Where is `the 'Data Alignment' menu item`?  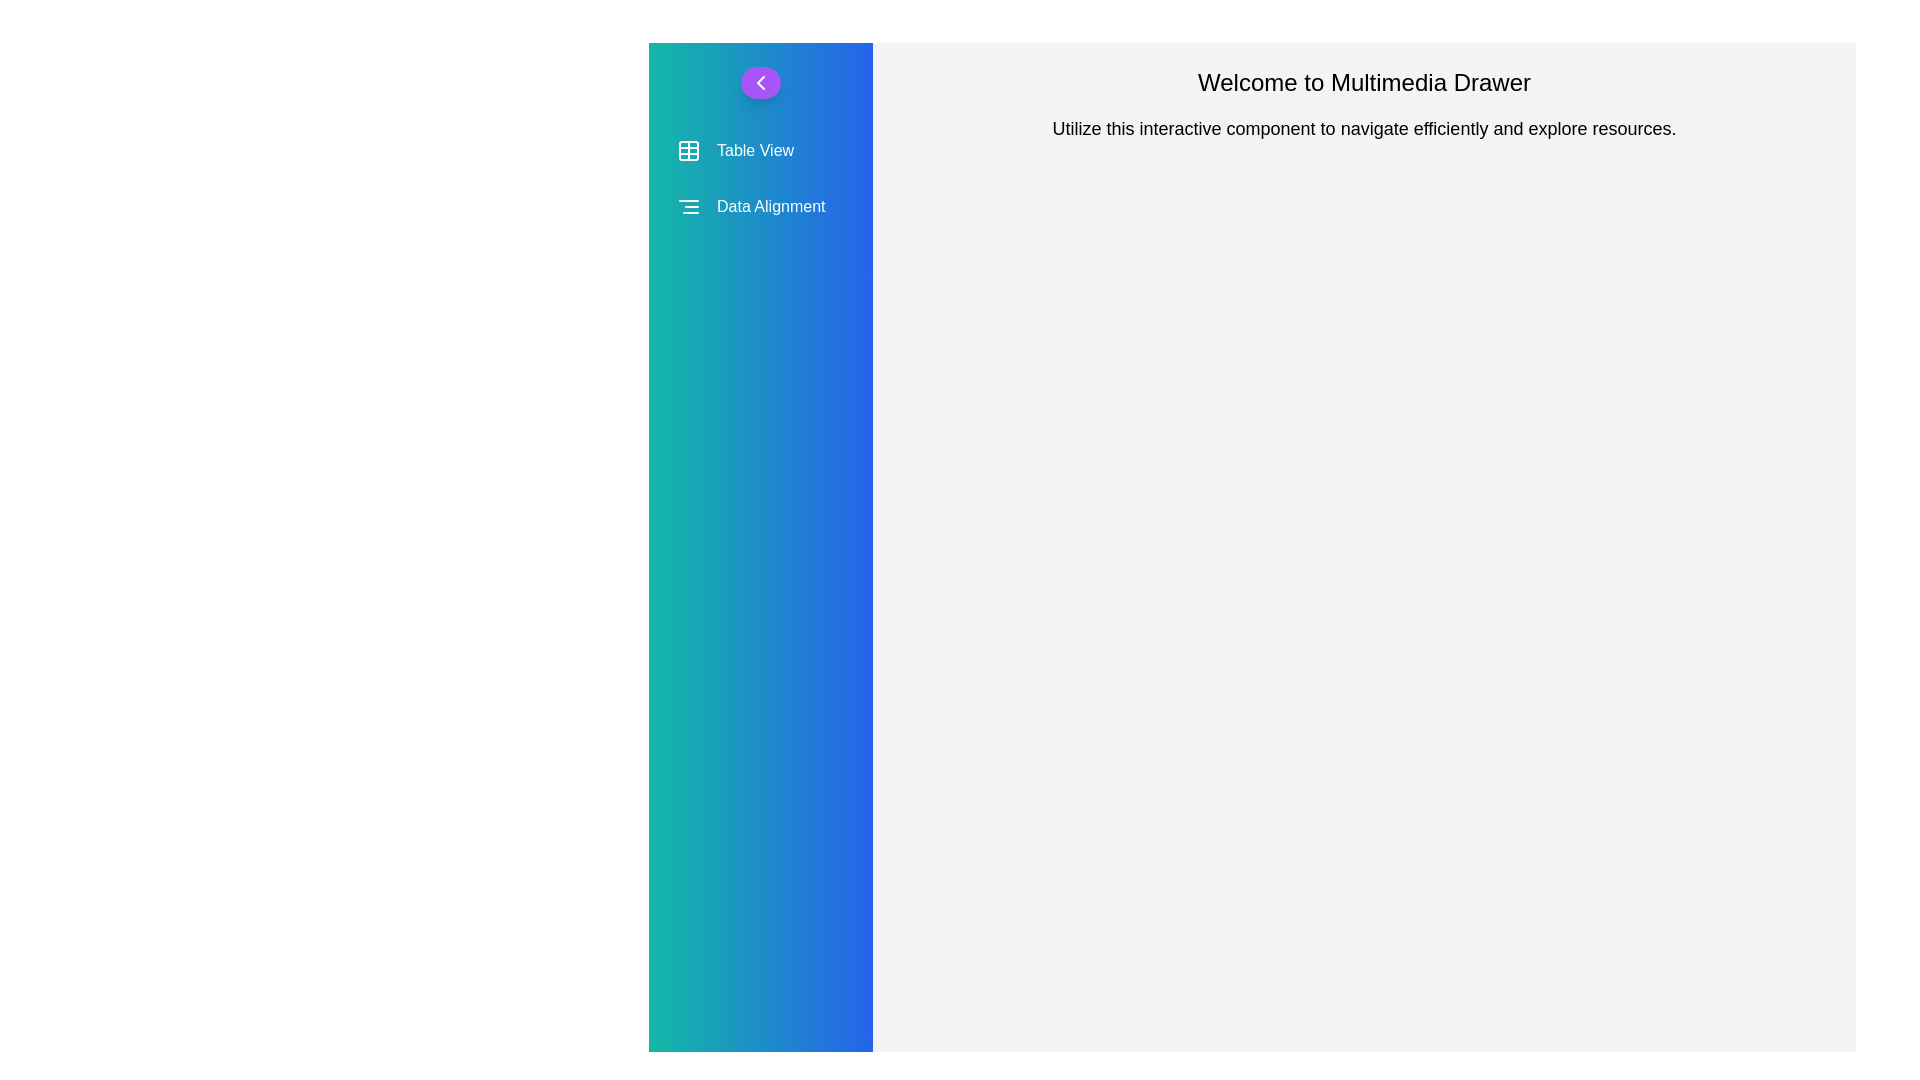
the 'Data Alignment' menu item is located at coordinates (760, 207).